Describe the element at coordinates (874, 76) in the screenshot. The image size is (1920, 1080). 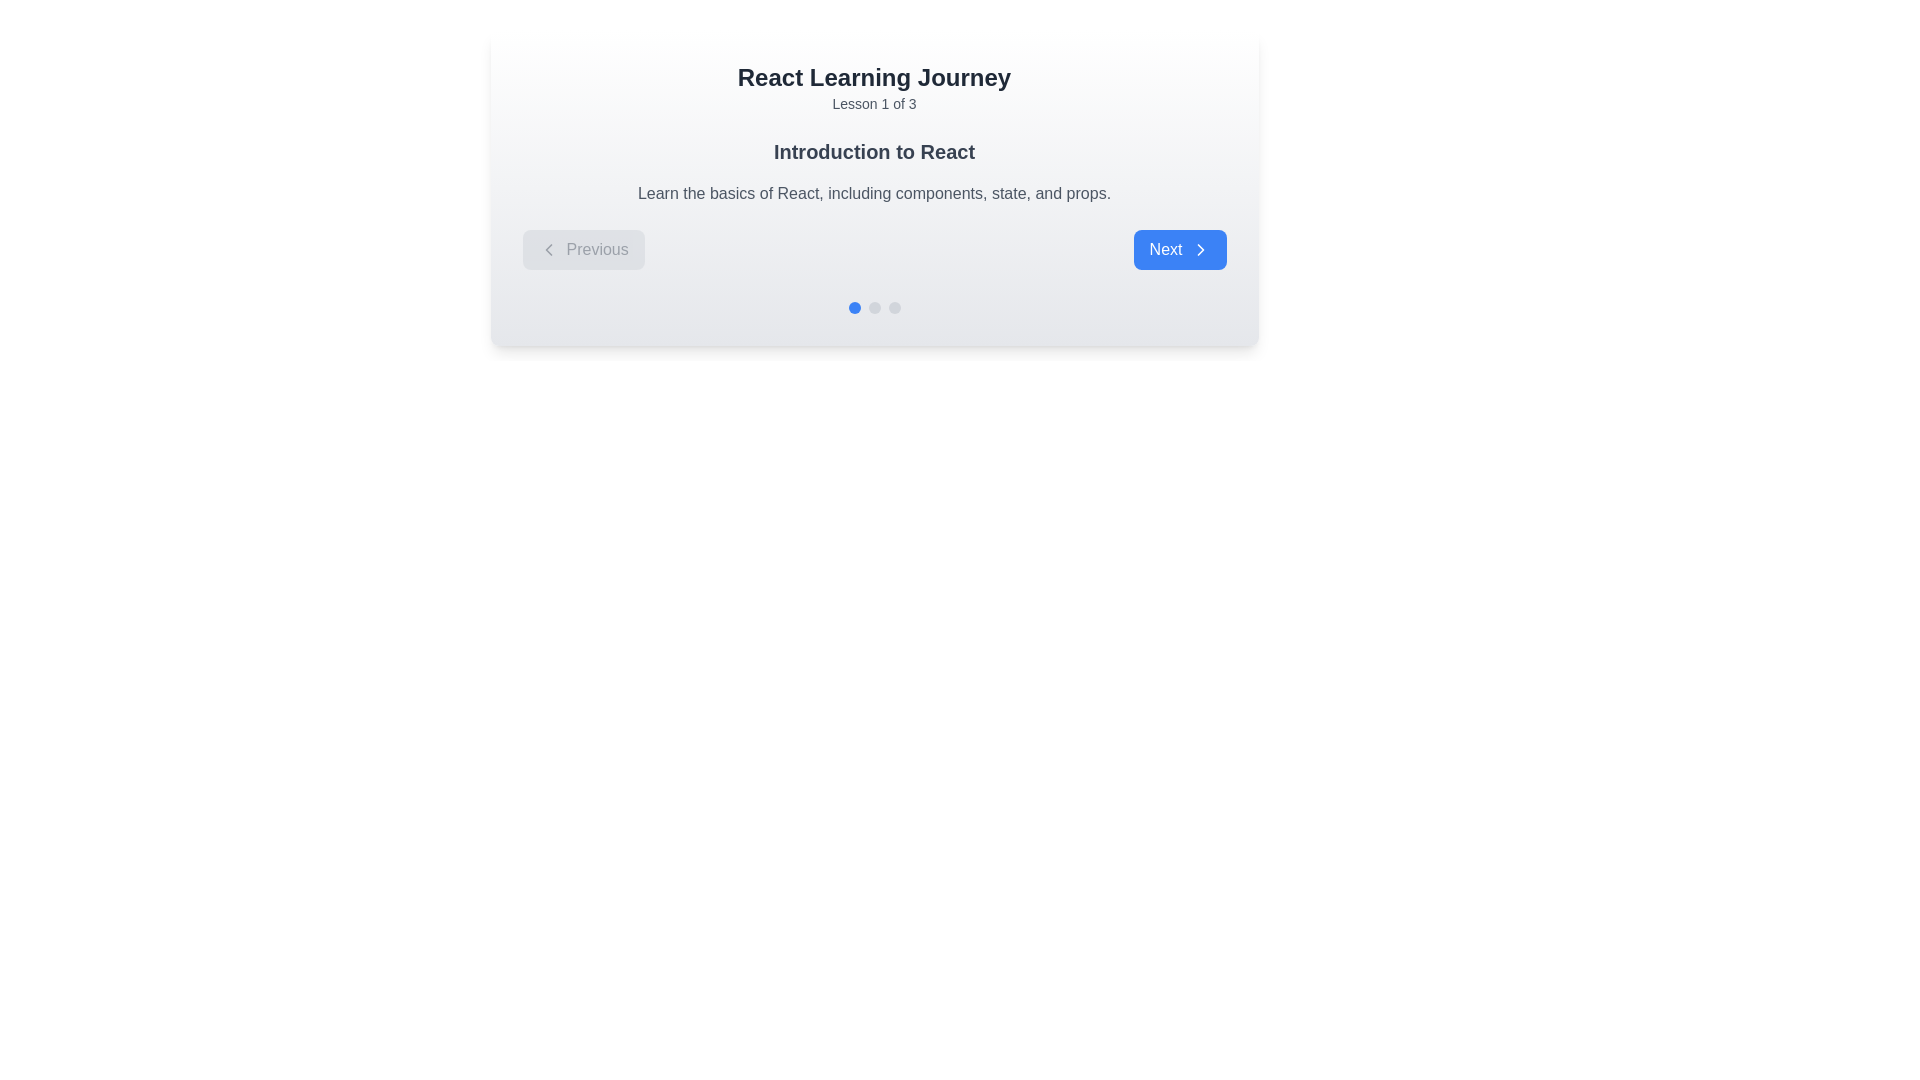
I see `the text block that displays 'React Learning Journey', which is styled in large, bold dark gray typography and positioned at the top-middle of the interface, above 'Lesson 1 of 3'` at that location.